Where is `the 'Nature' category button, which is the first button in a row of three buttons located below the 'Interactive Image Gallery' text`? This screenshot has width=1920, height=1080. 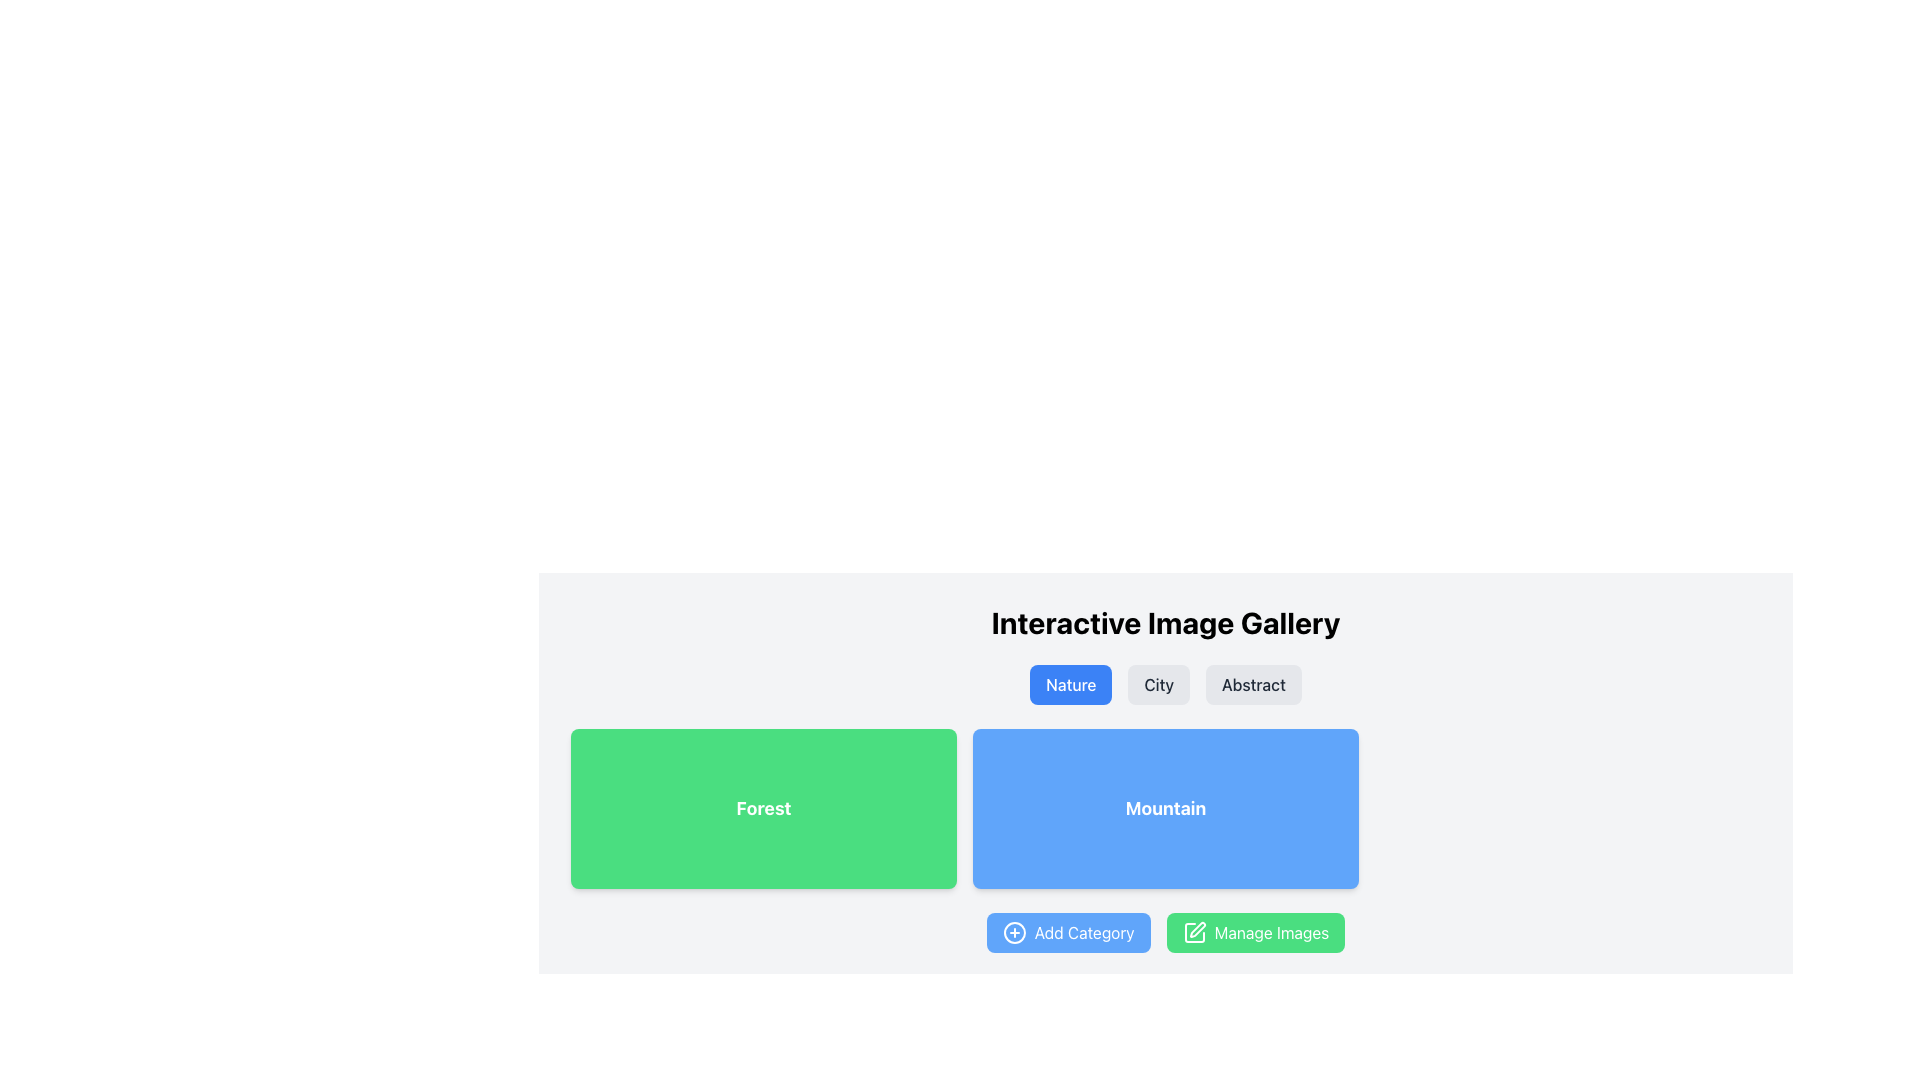 the 'Nature' category button, which is the first button in a row of three buttons located below the 'Interactive Image Gallery' text is located at coordinates (1070, 684).